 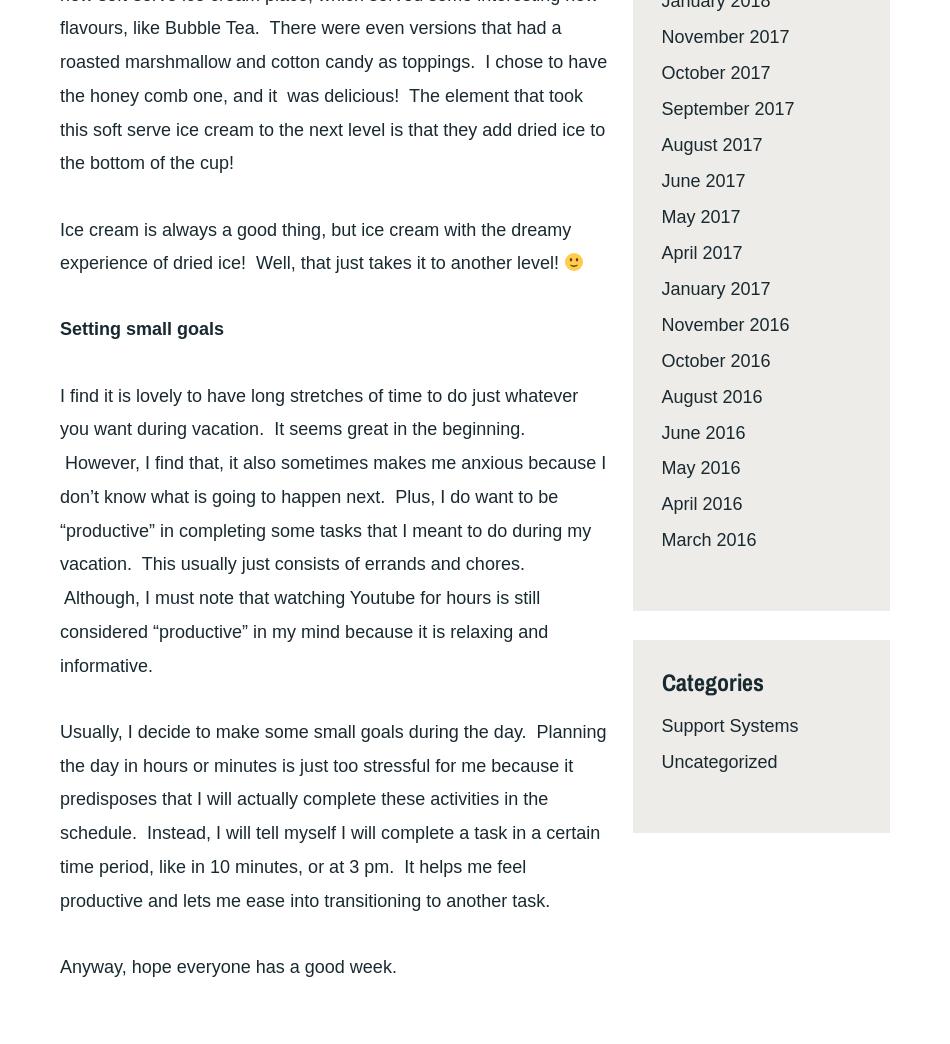 I want to click on 'June 2016', so click(x=661, y=431).